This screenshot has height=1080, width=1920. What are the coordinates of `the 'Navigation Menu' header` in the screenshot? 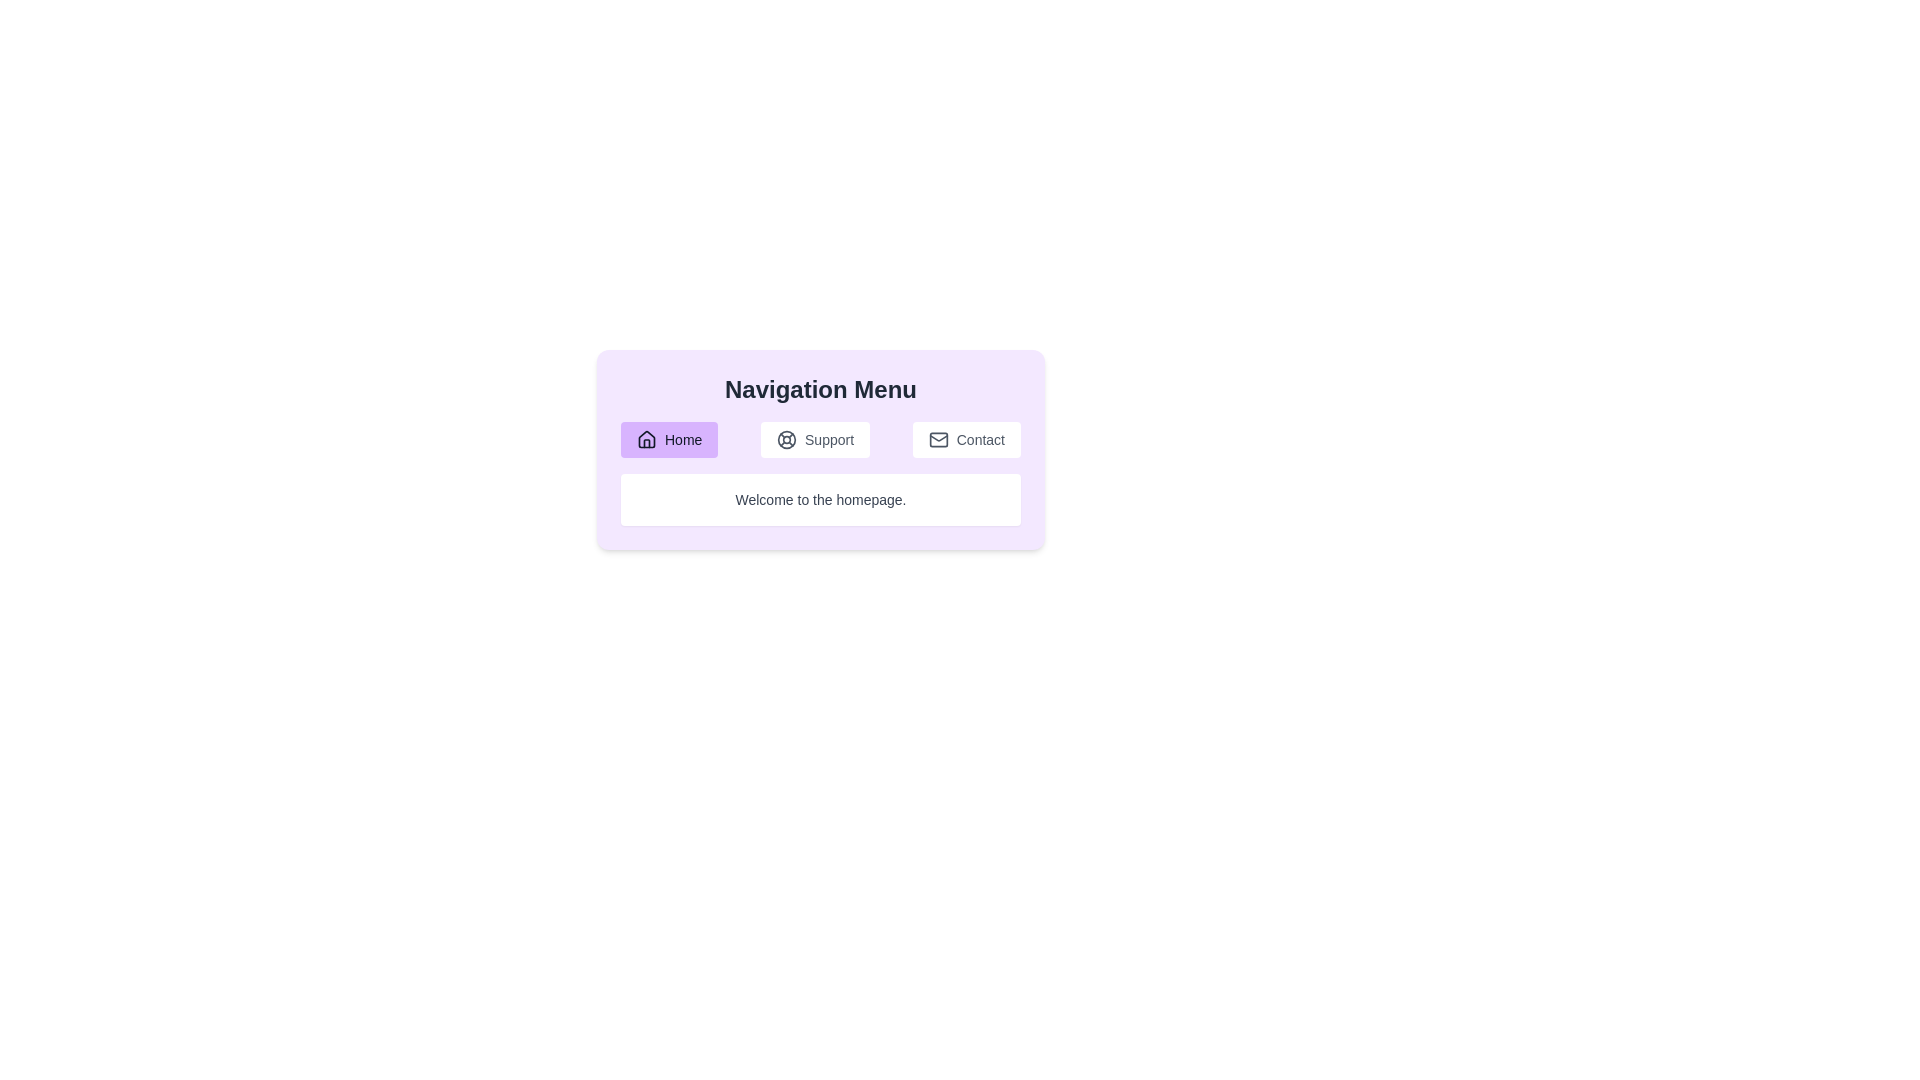 It's located at (820, 389).